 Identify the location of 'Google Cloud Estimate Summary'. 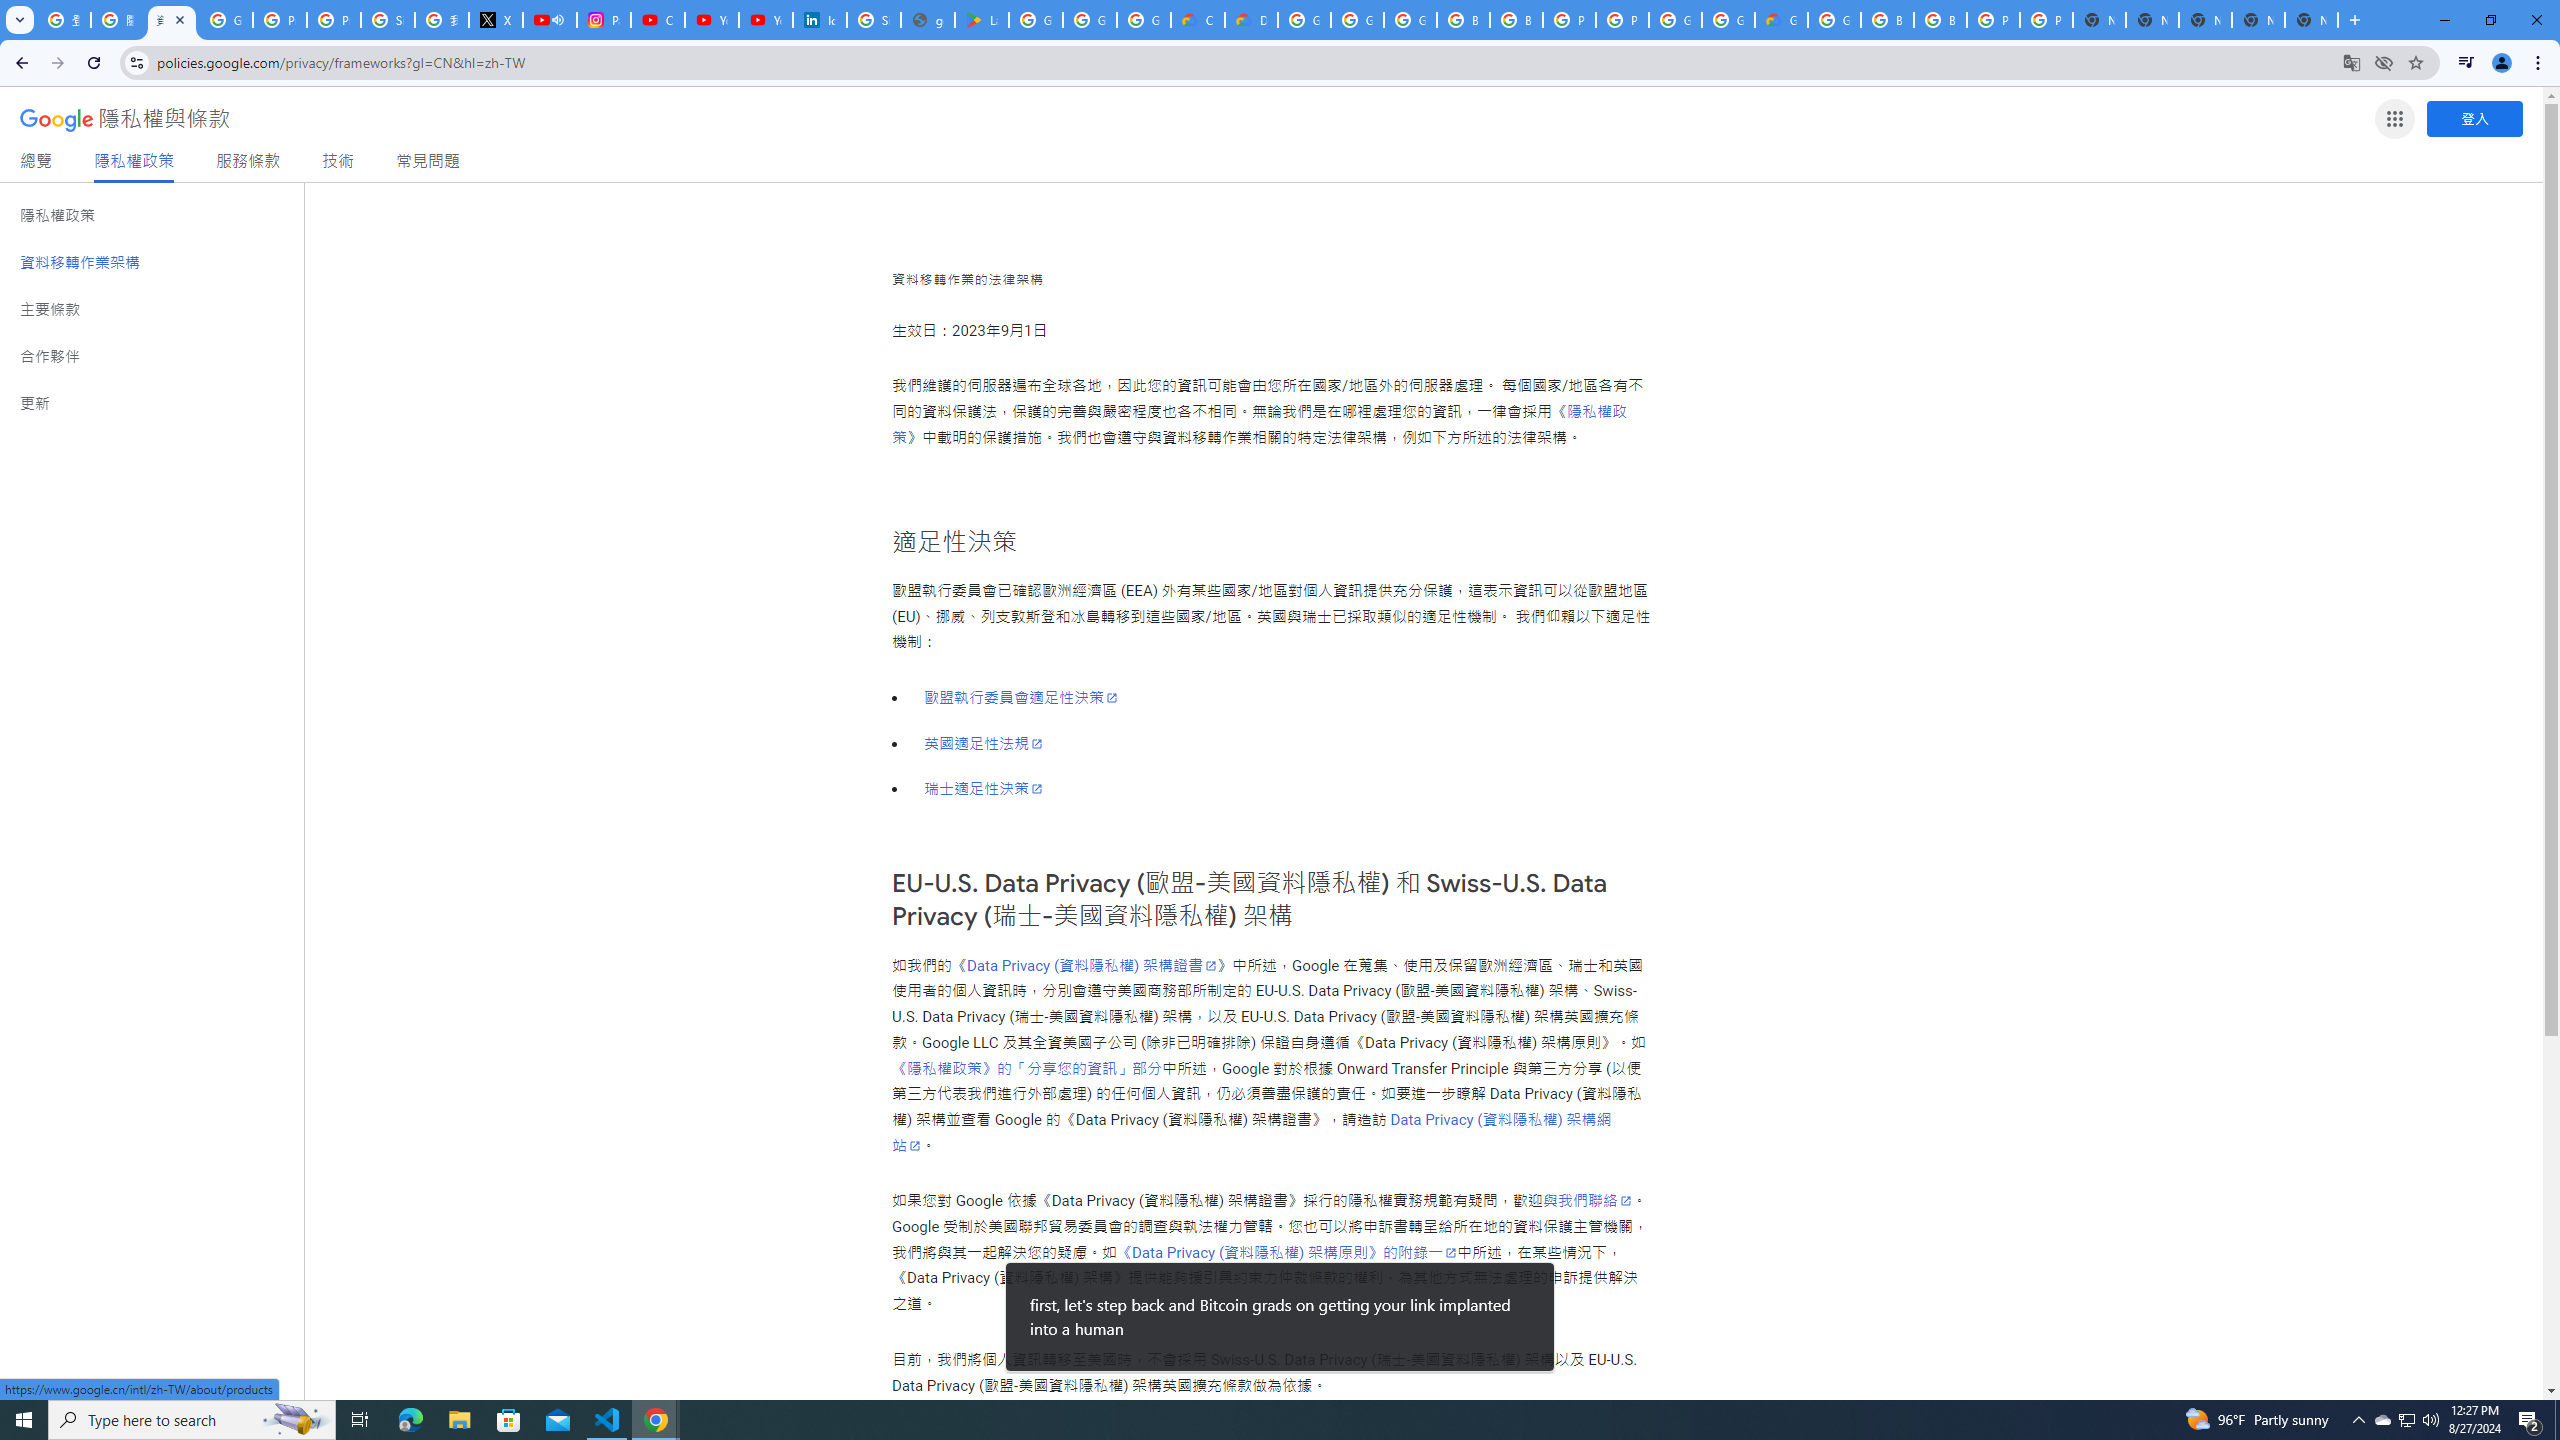
(1781, 19).